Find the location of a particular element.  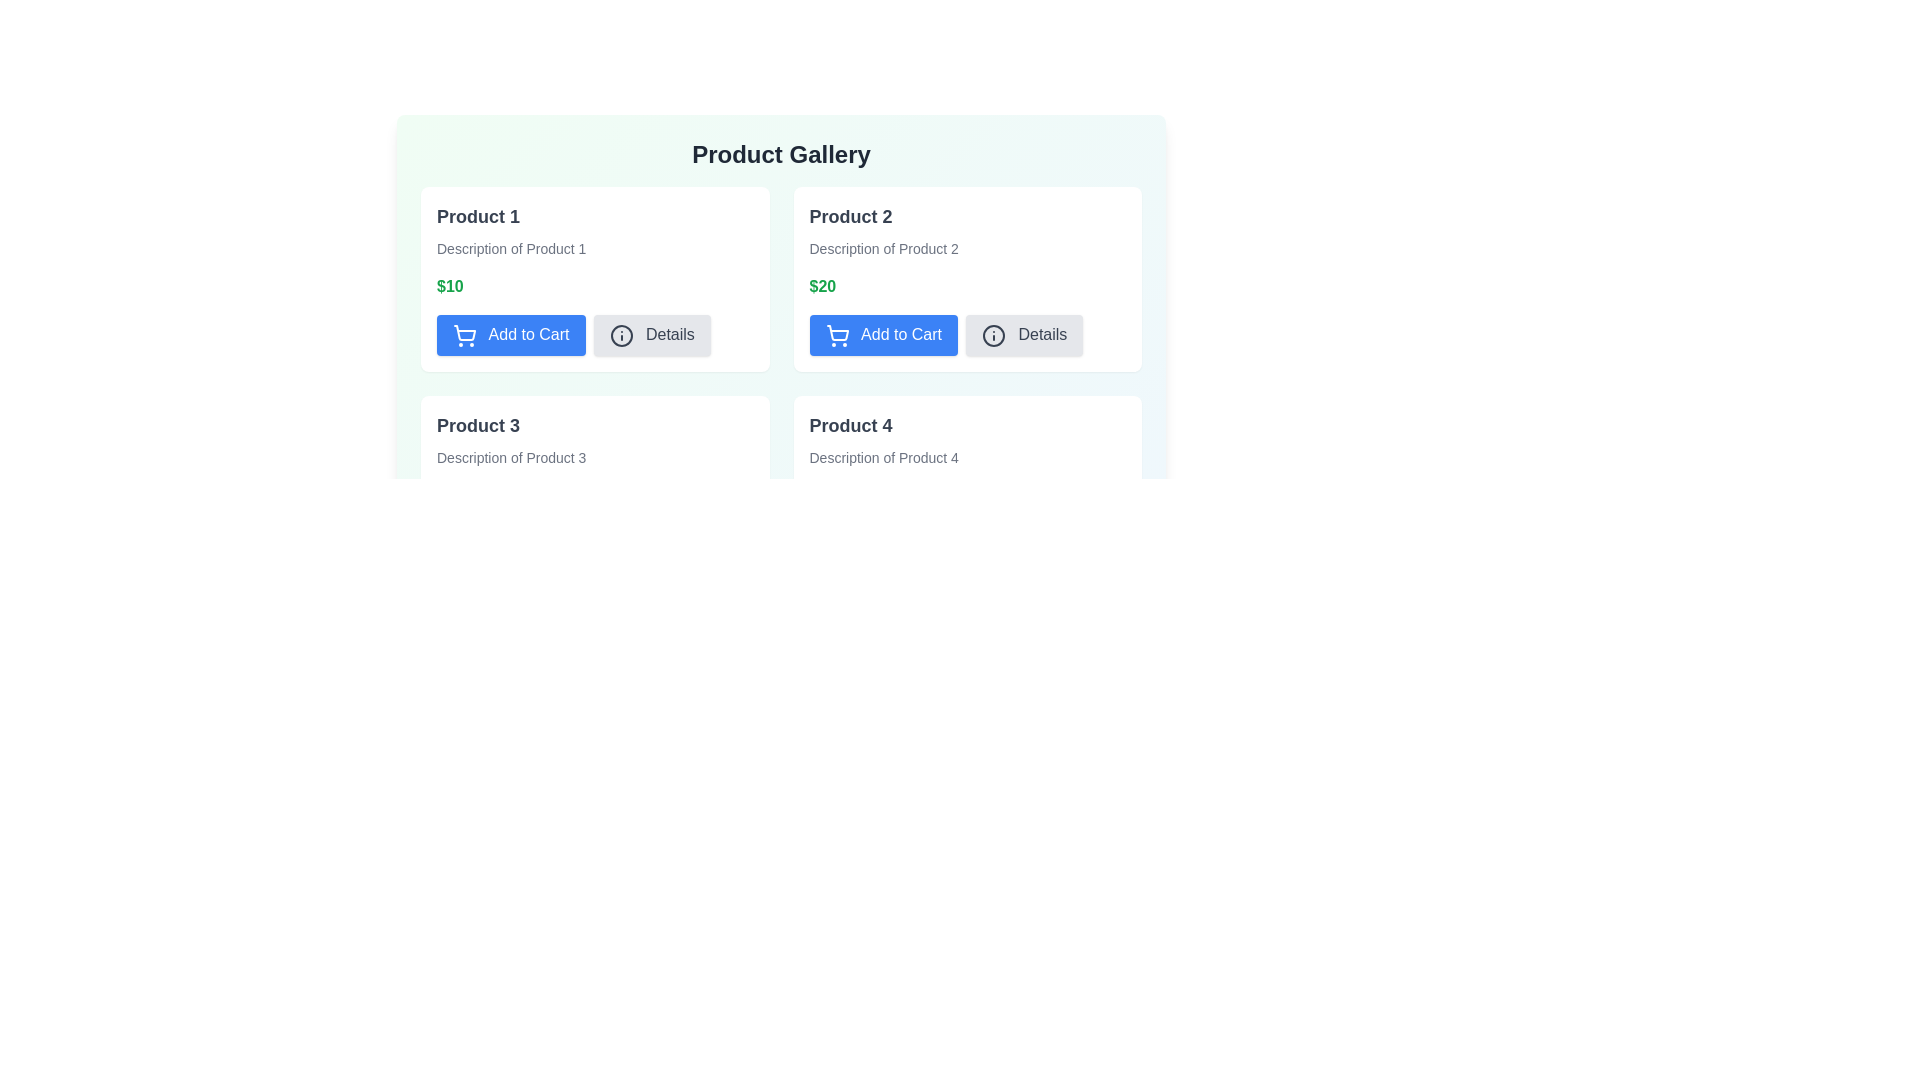

the static text label displaying the title of 'Product 3', which is located at the top section of its card in the bottom-left segment of the grid layout is located at coordinates (477, 424).